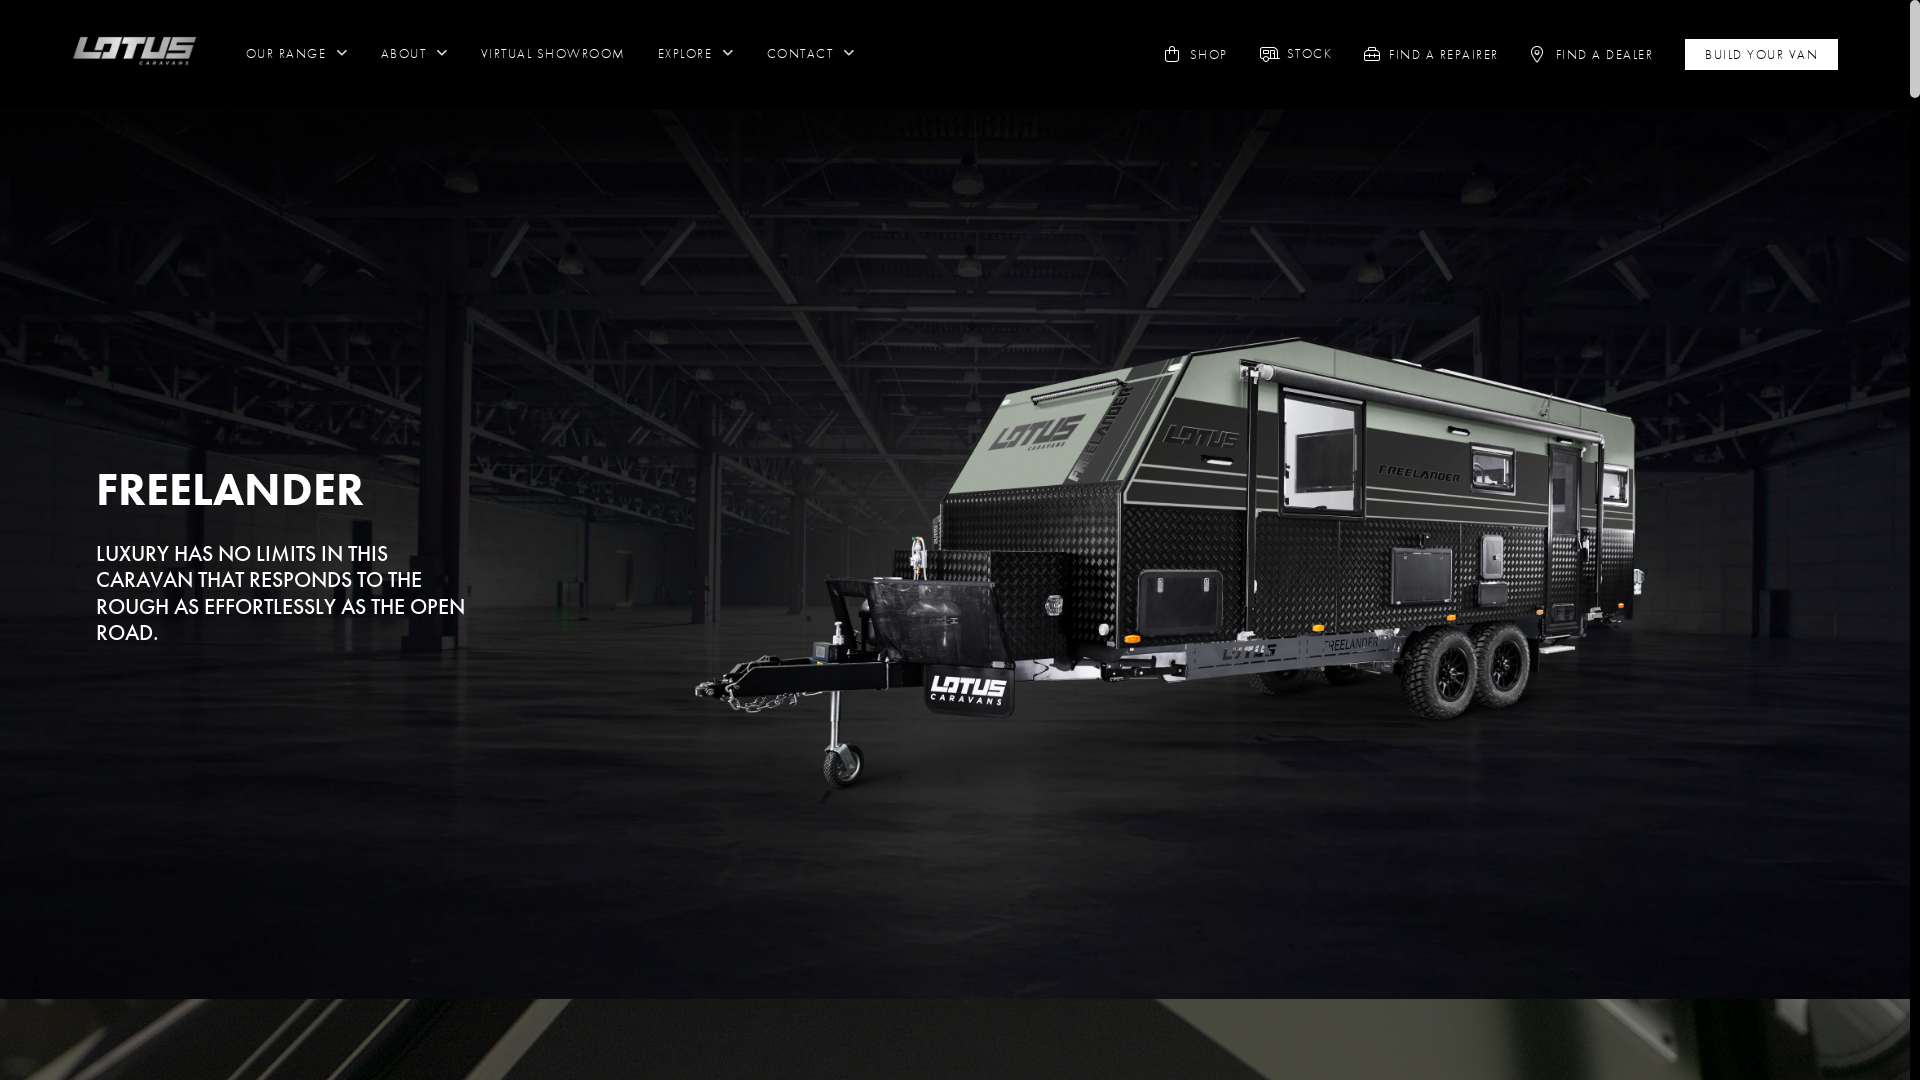 This screenshot has width=1920, height=1080. Describe the element at coordinates (296, 53) in the screenshot. I see `'OUR RANGE'` at that location.